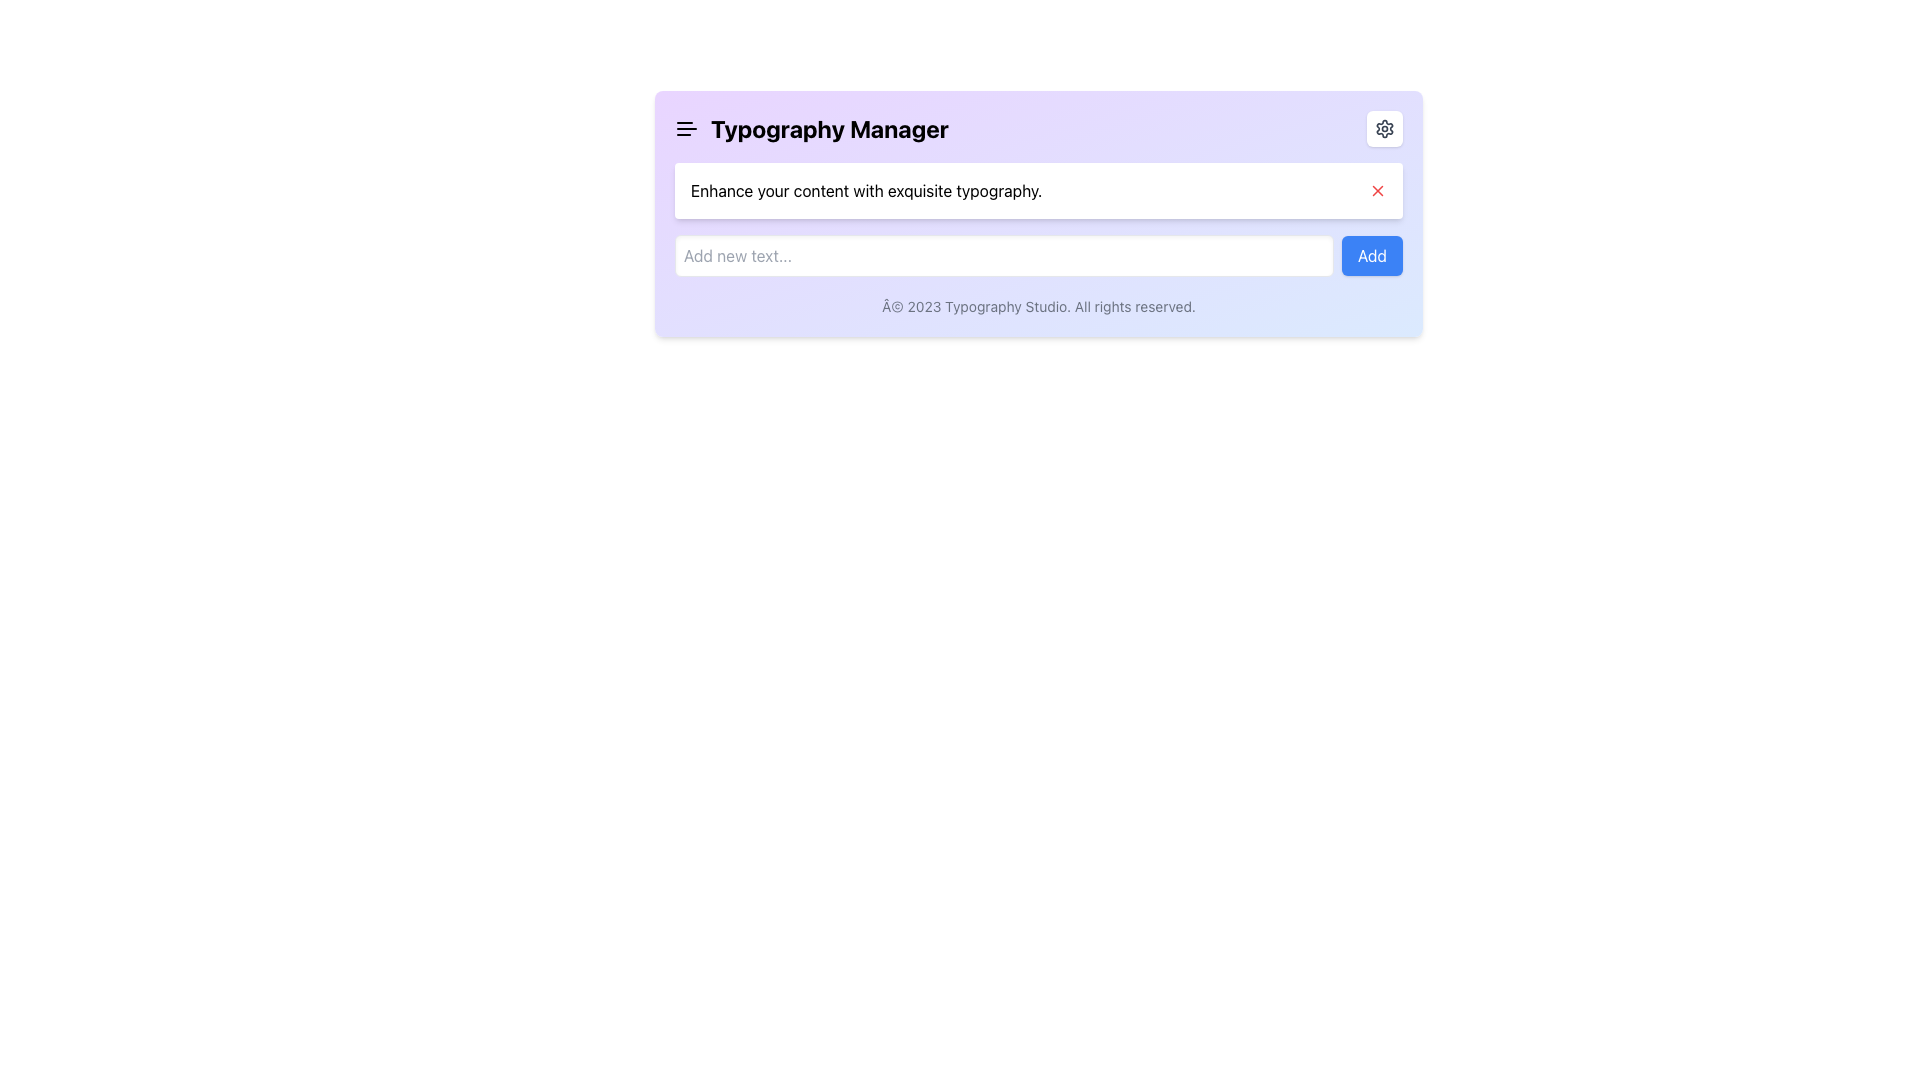 The width and height of the screenshot is (1920, 1080). Describe the element at coordinates (1376, 191) in the screenshot. I see `the diagonal cross (X) icon located in the top-right corner of the 'Typography Manager' interface` at that location.